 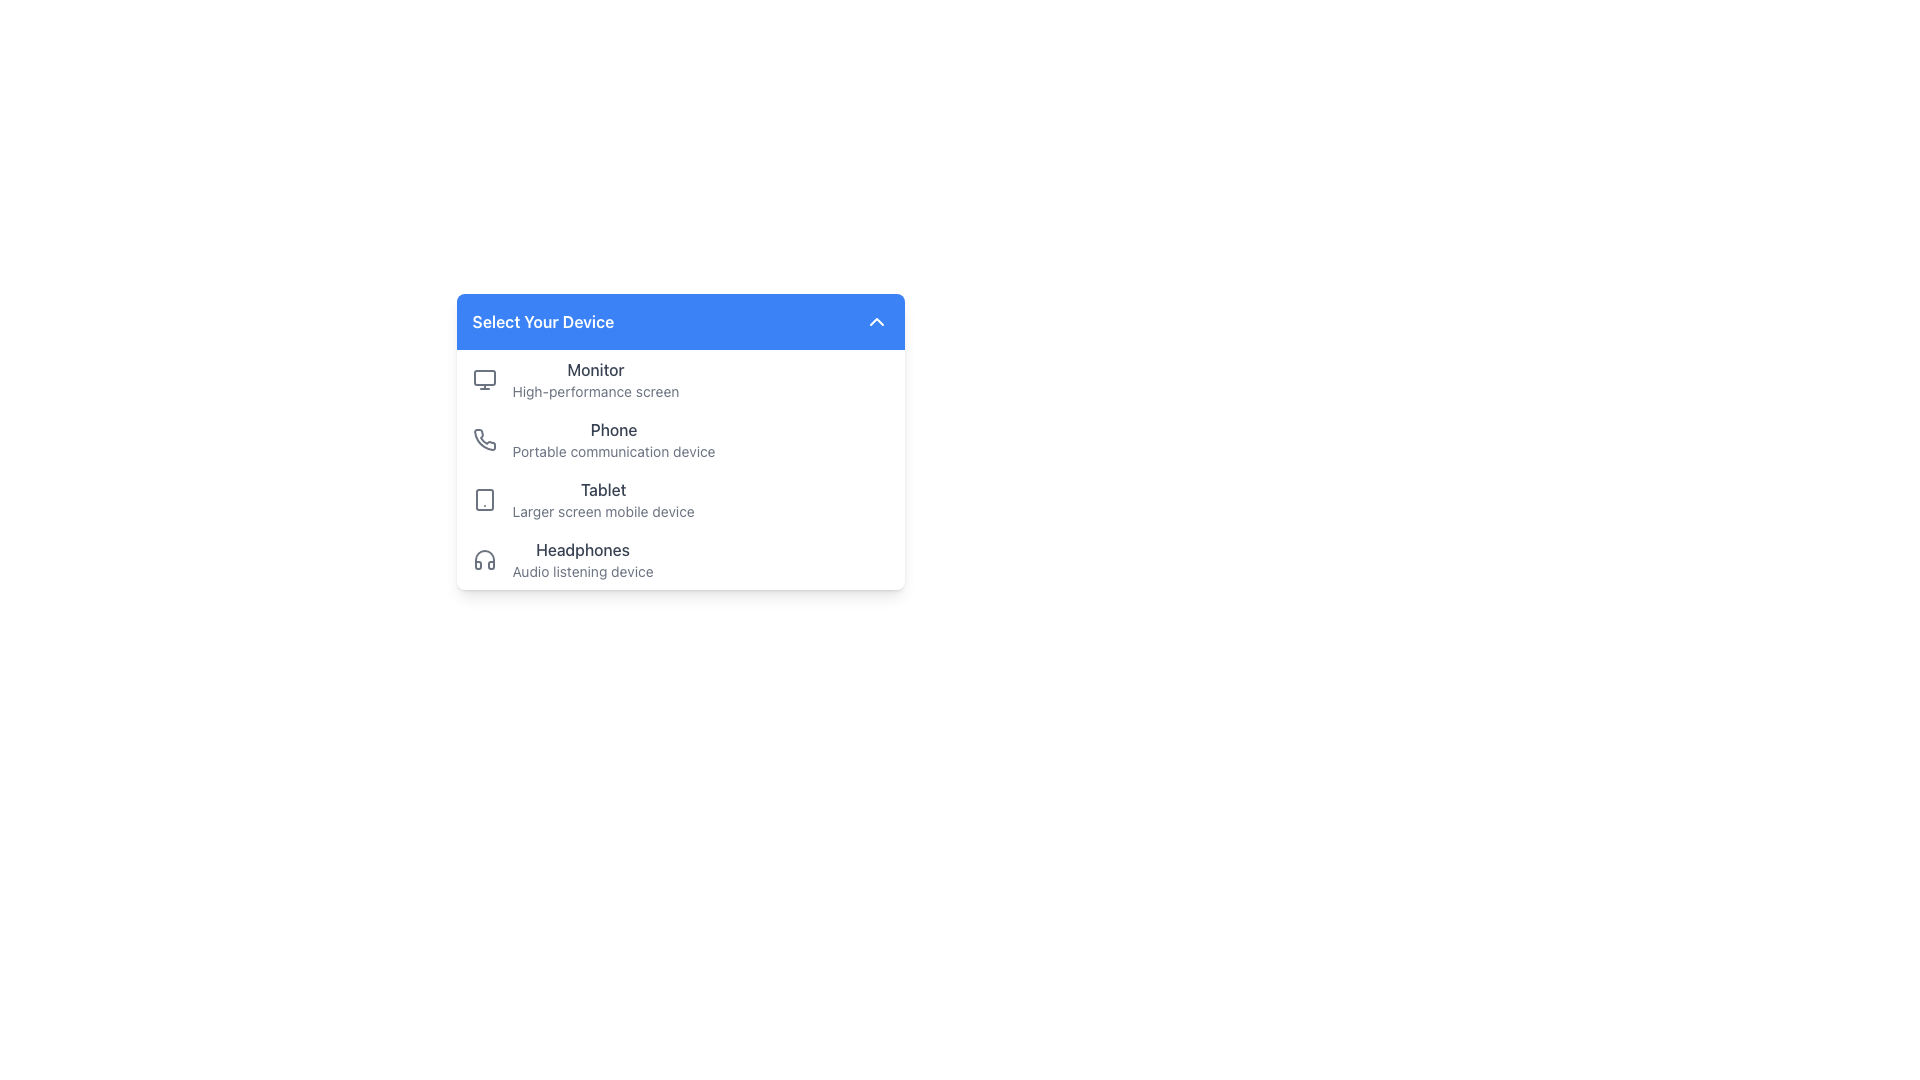 I want to click on the 'Phone' menu item in the device selection menu, so click(x=613, y=438).